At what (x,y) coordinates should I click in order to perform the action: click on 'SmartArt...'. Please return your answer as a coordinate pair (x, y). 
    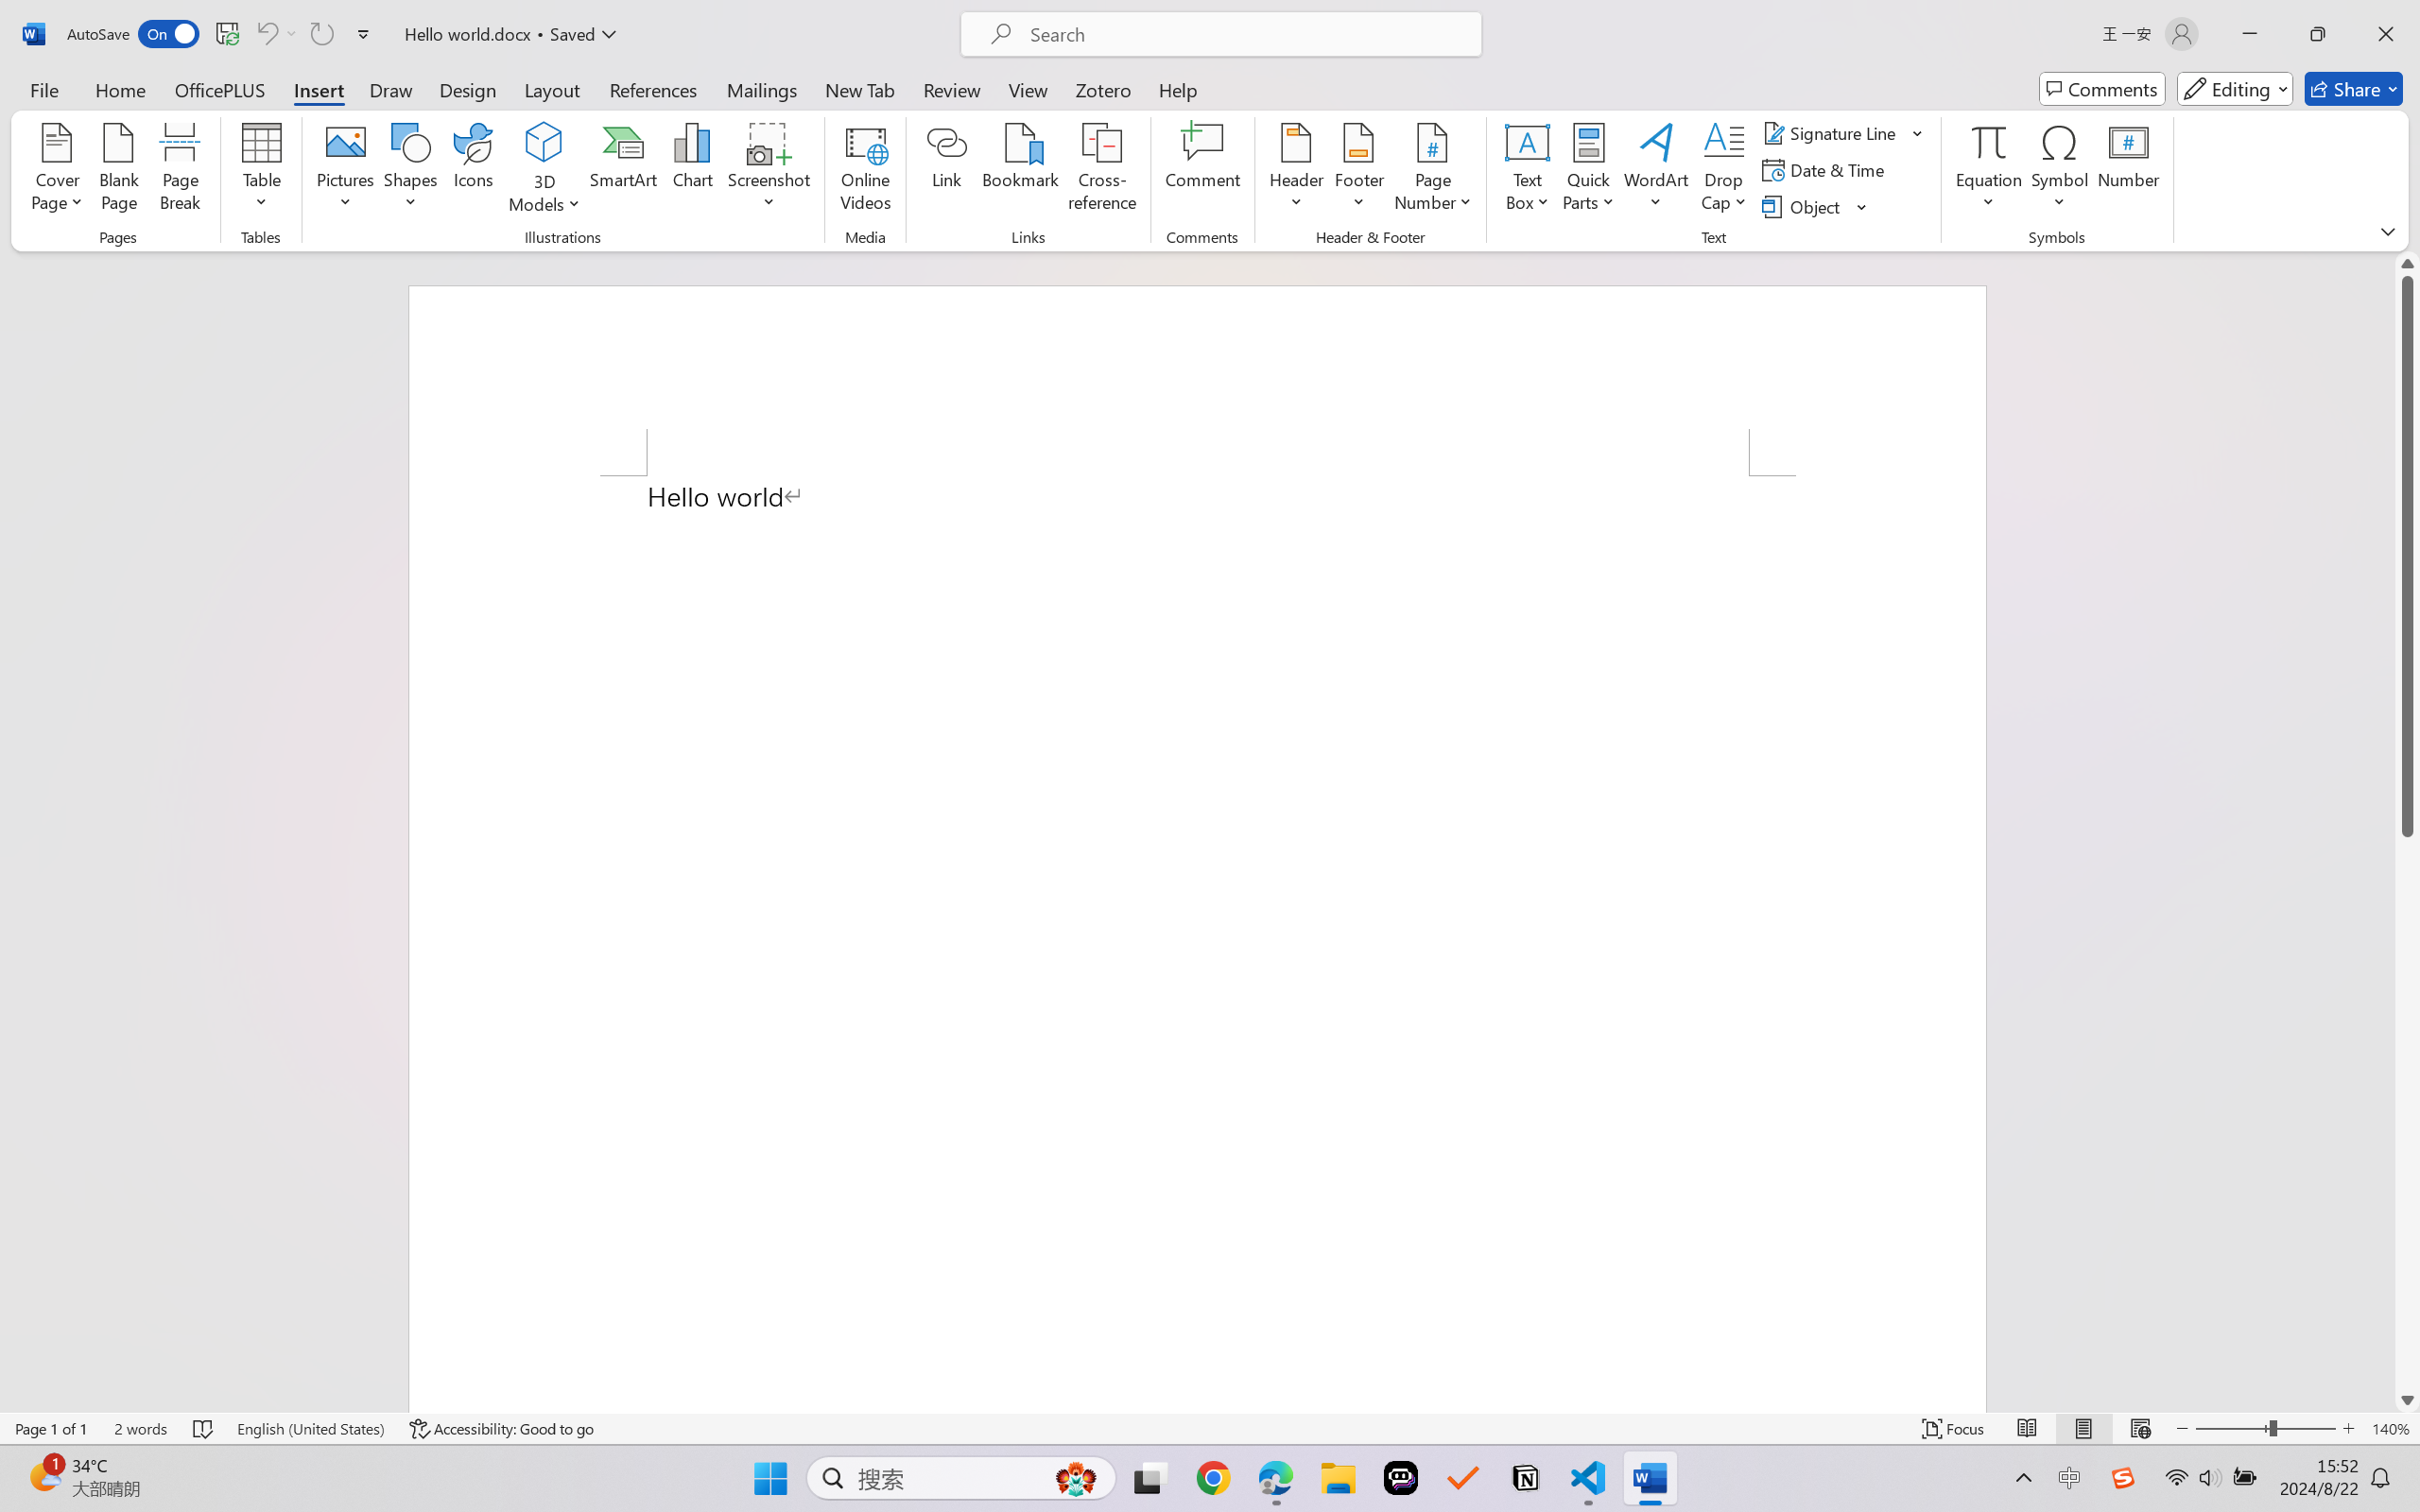
    Looking at the image, I should click on (624, 170).